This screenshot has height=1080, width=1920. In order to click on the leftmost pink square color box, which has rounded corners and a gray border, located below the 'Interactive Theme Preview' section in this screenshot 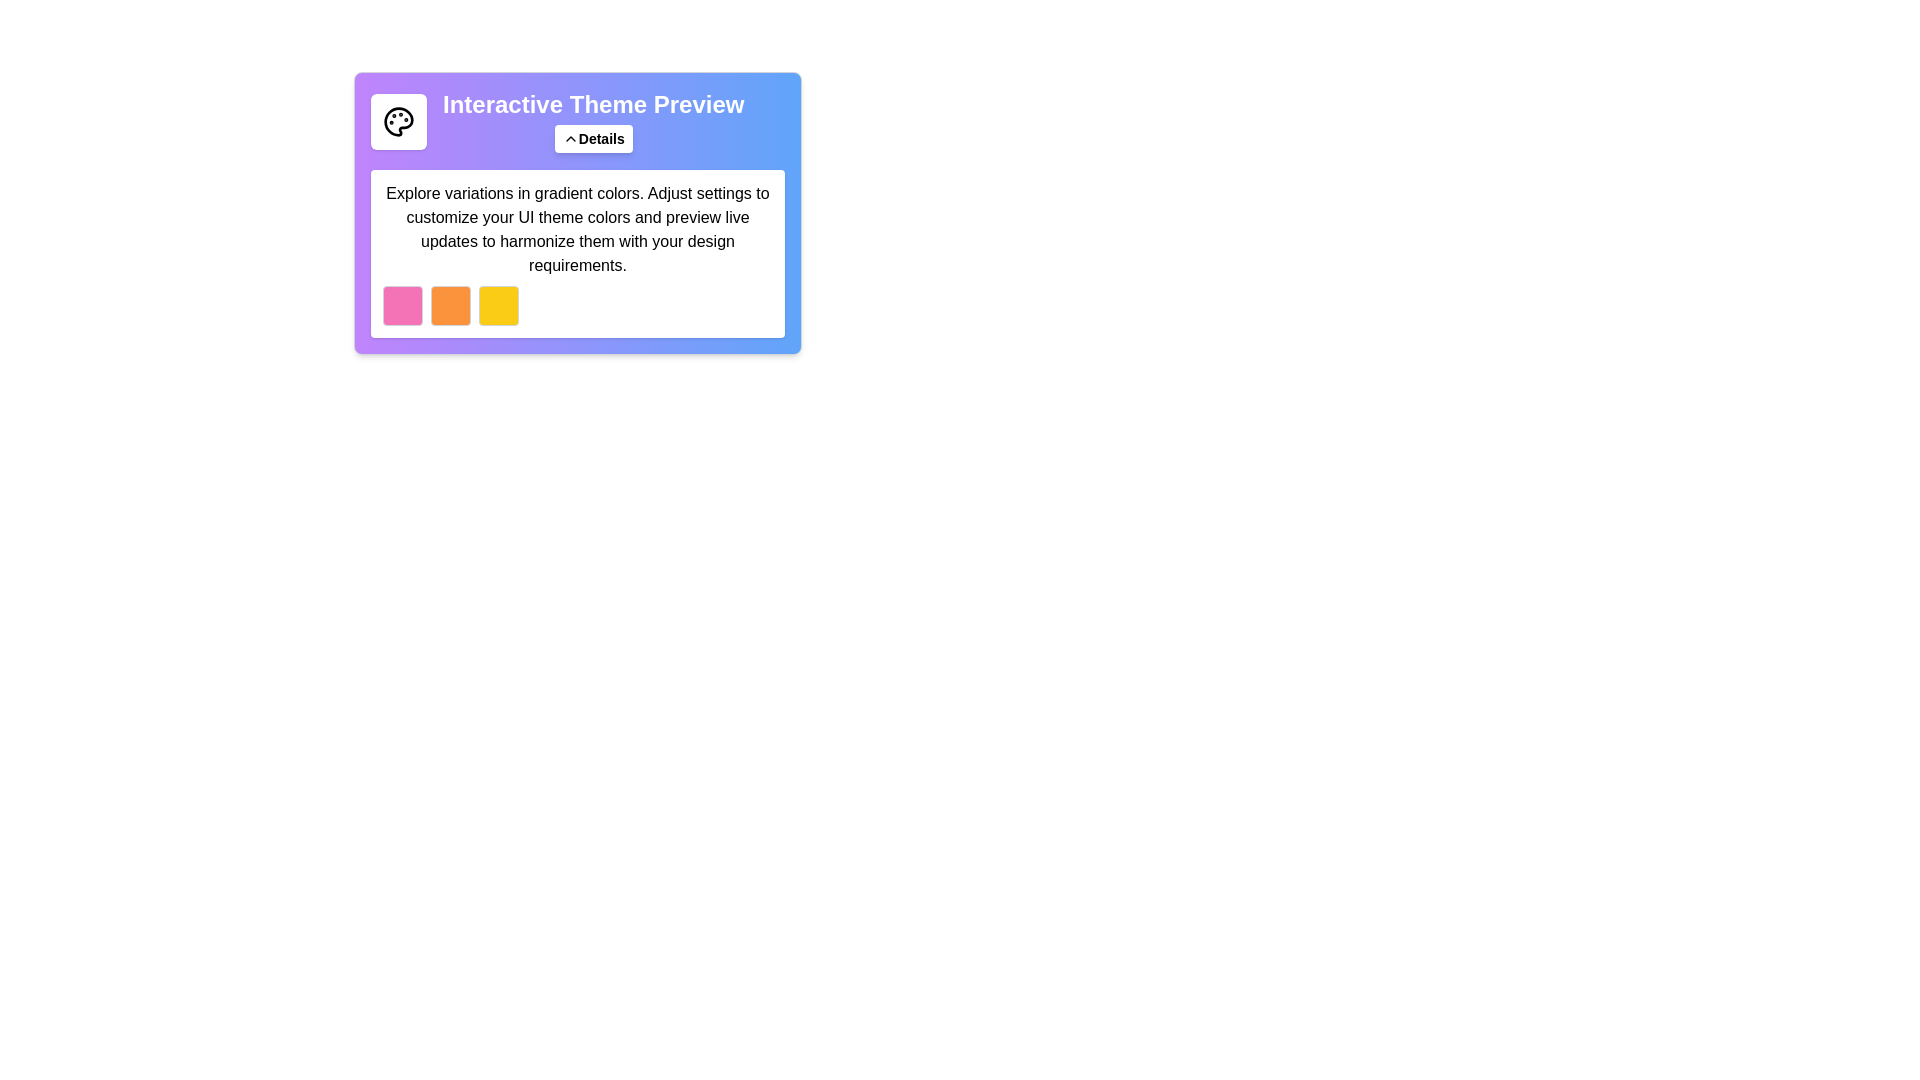, I will do `click(402, 305)`.